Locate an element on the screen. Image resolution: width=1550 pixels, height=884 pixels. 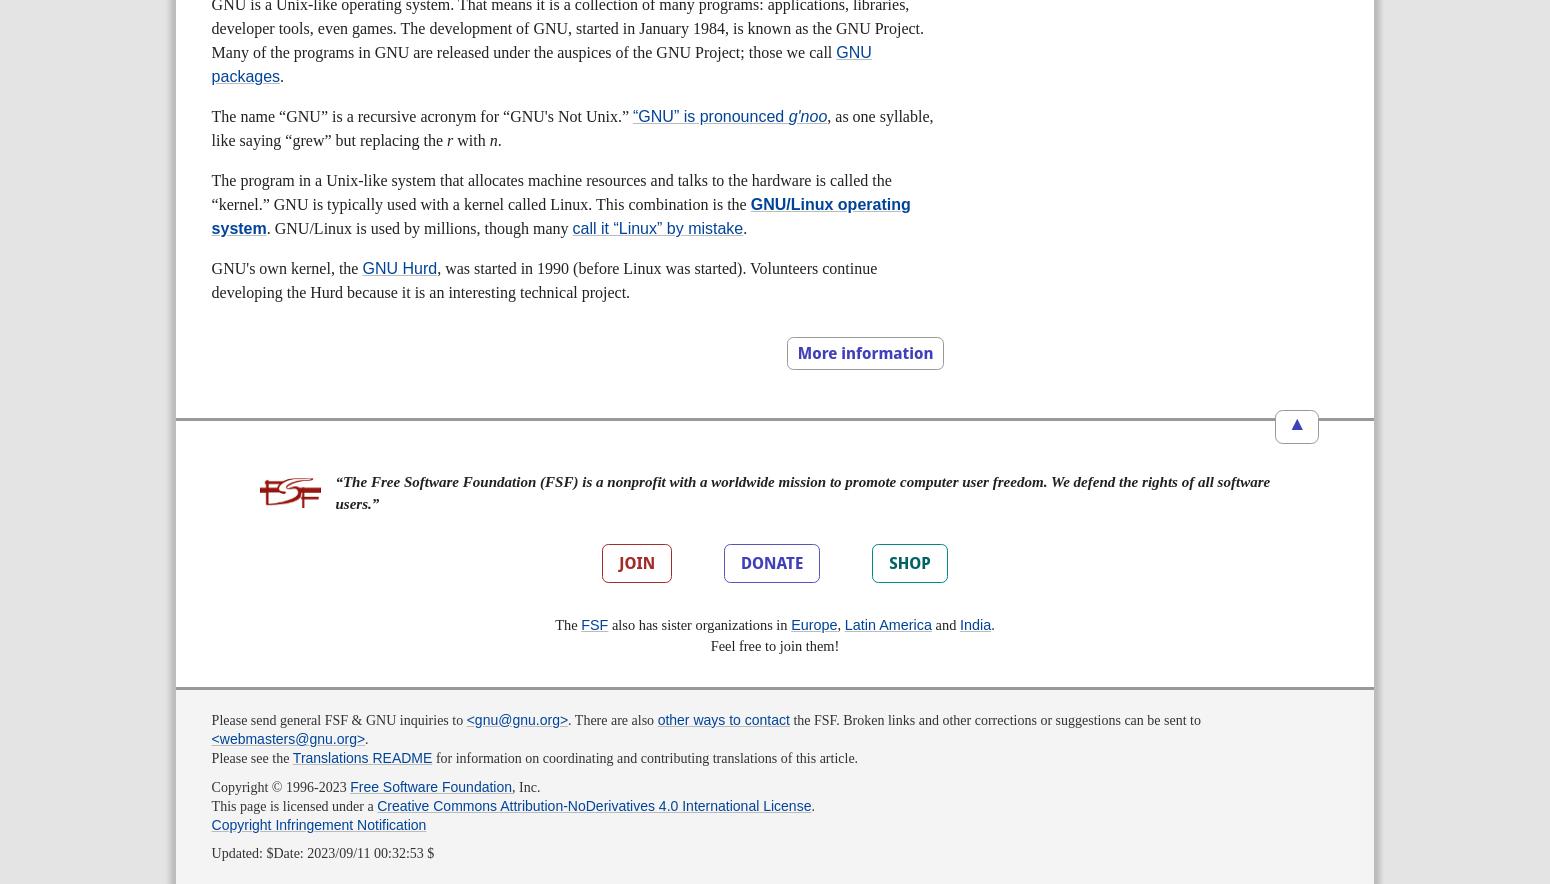
'for information on coordinating and contributing translations
of this article.' is located at coordinates (643, 758).